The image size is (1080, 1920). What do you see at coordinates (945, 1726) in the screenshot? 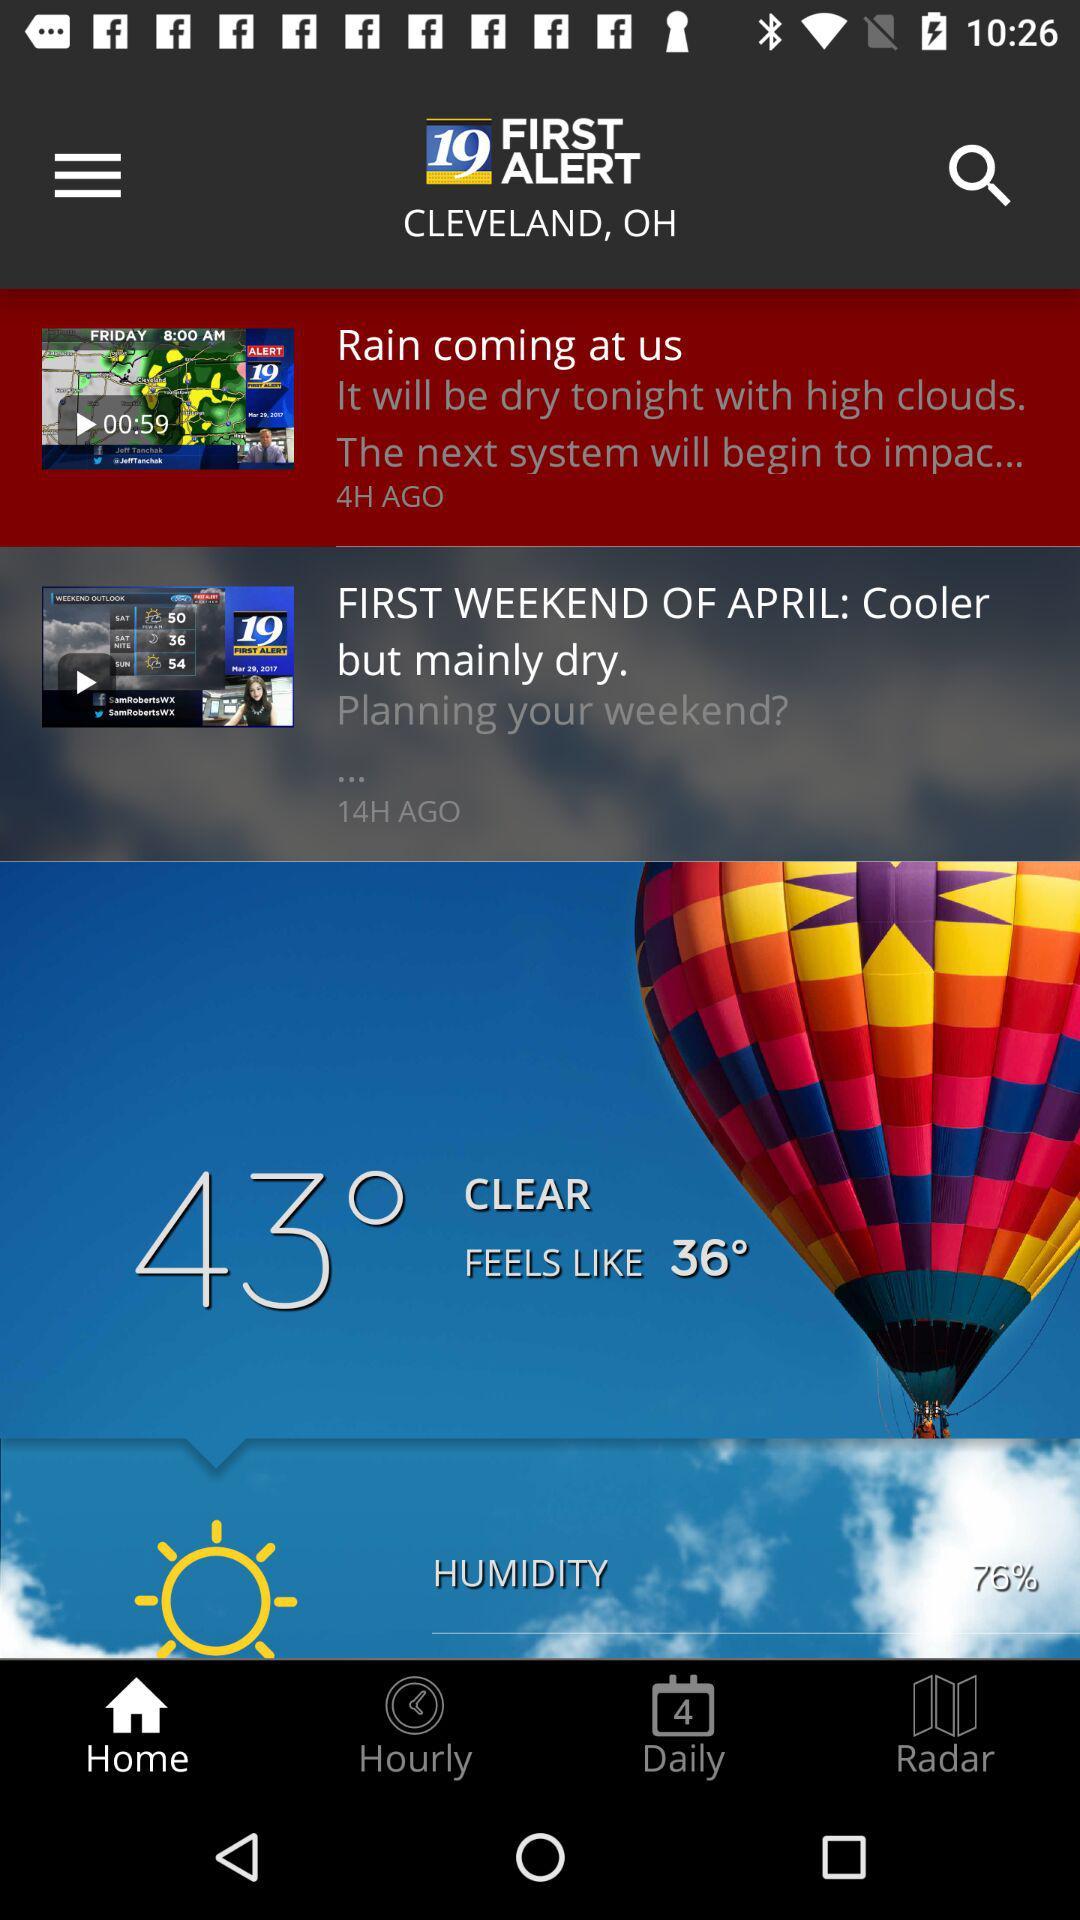
I see `the radar radio button` at bounding box center [945, 1726].